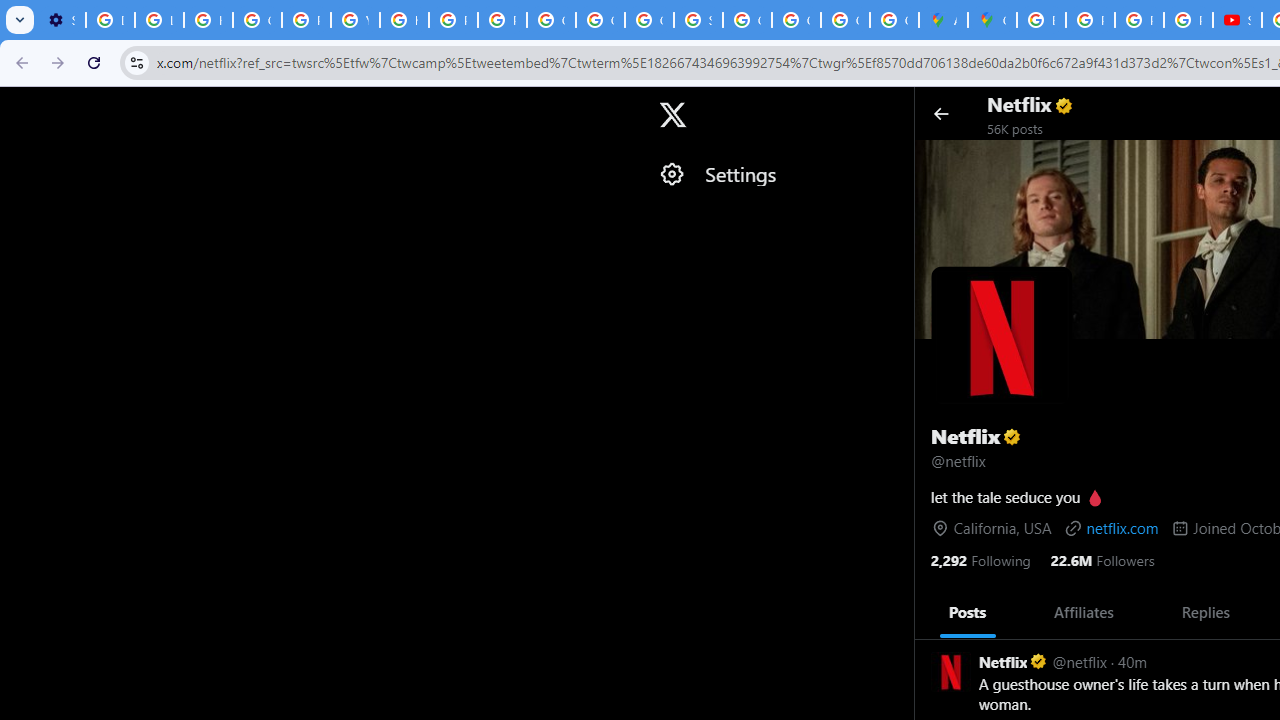 The width and height of the screenshot is (1280, 720). I want to click on 'Blogger Policies and Guidelines - Transparency Center', so click(1040, 20).